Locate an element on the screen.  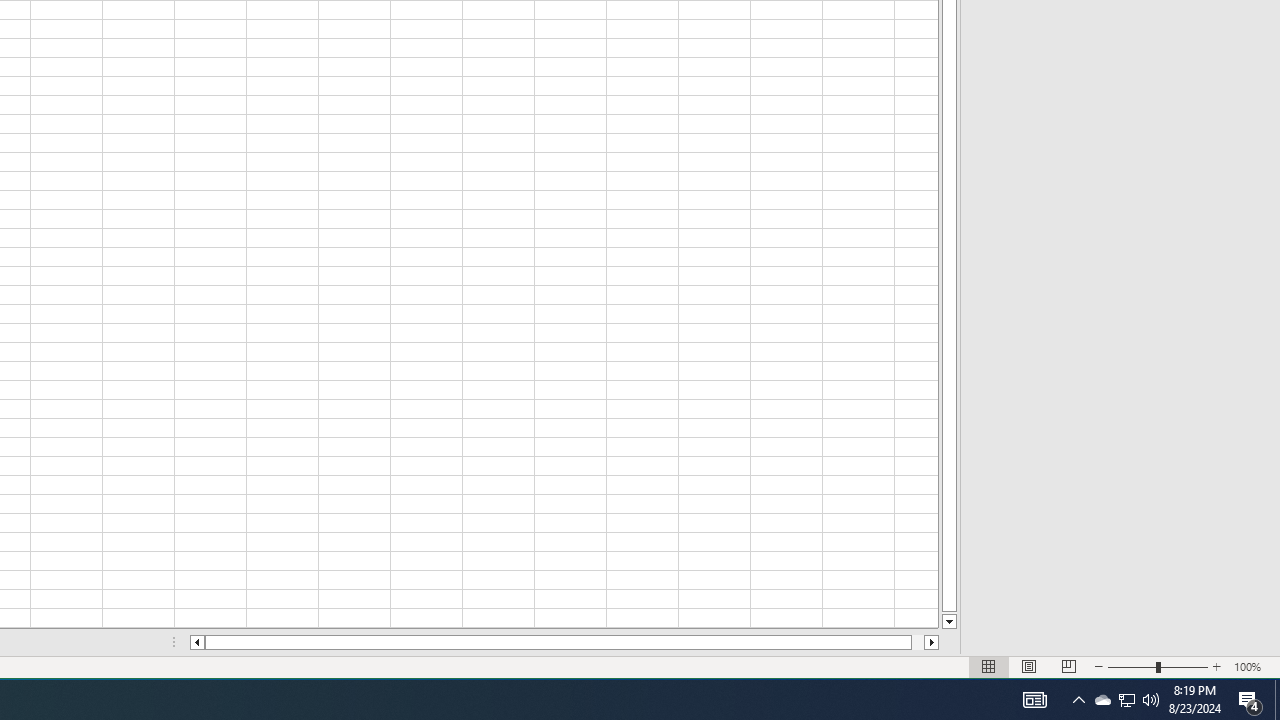
'Page Layout' is located at coordinates (1068, 667).